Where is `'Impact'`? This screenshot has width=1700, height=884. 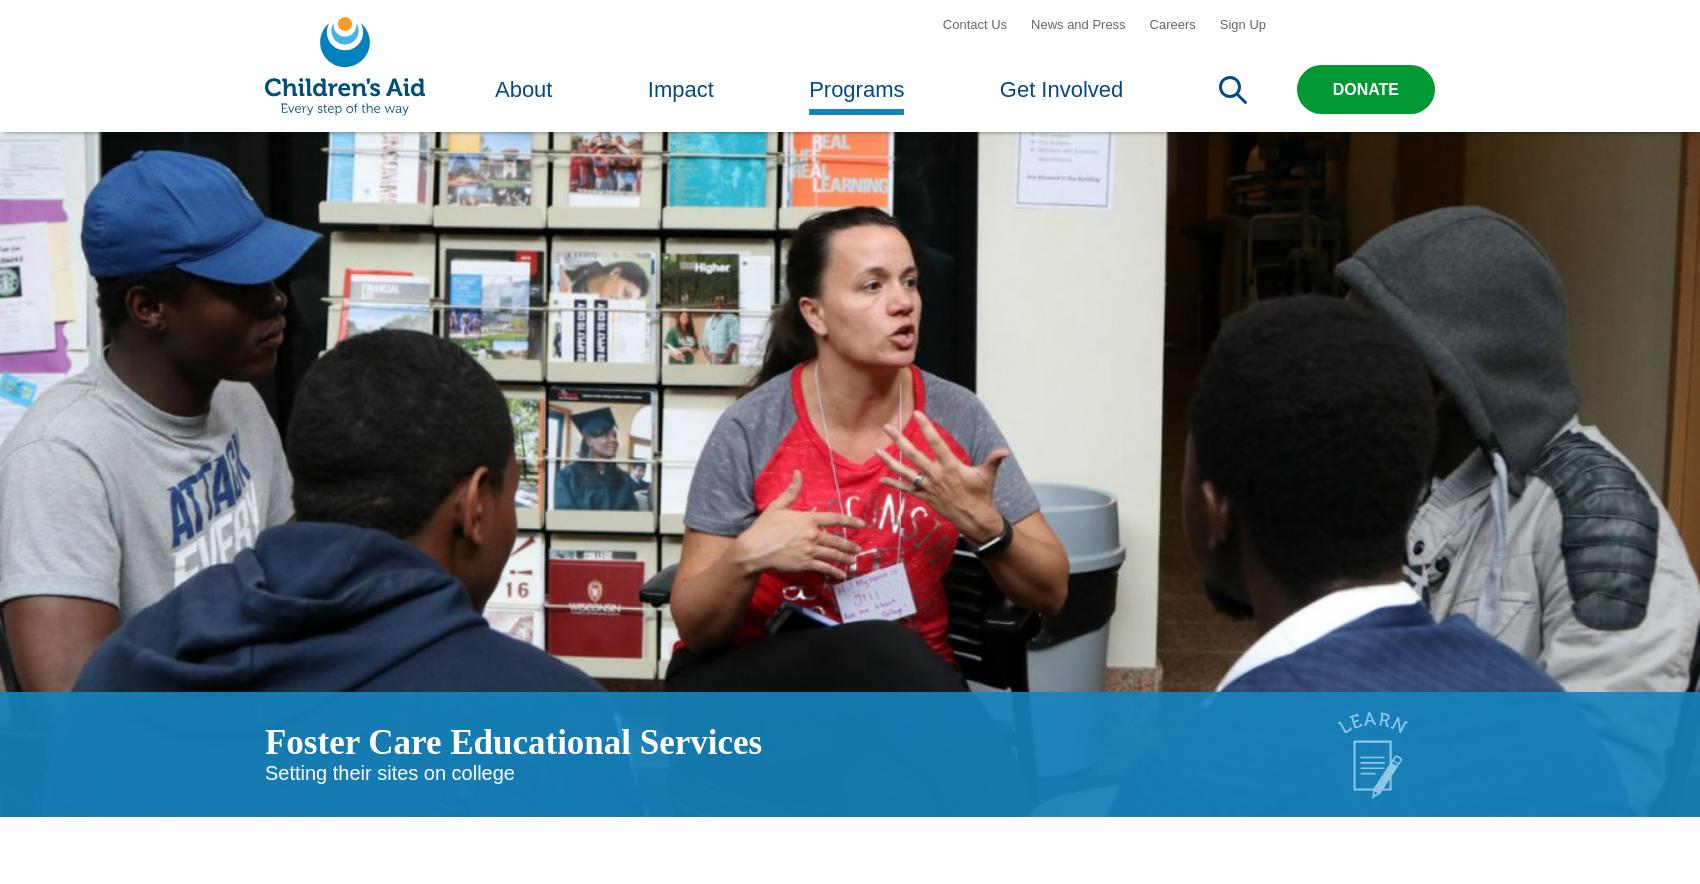 'Impact' is located at coordinates (680, 102).